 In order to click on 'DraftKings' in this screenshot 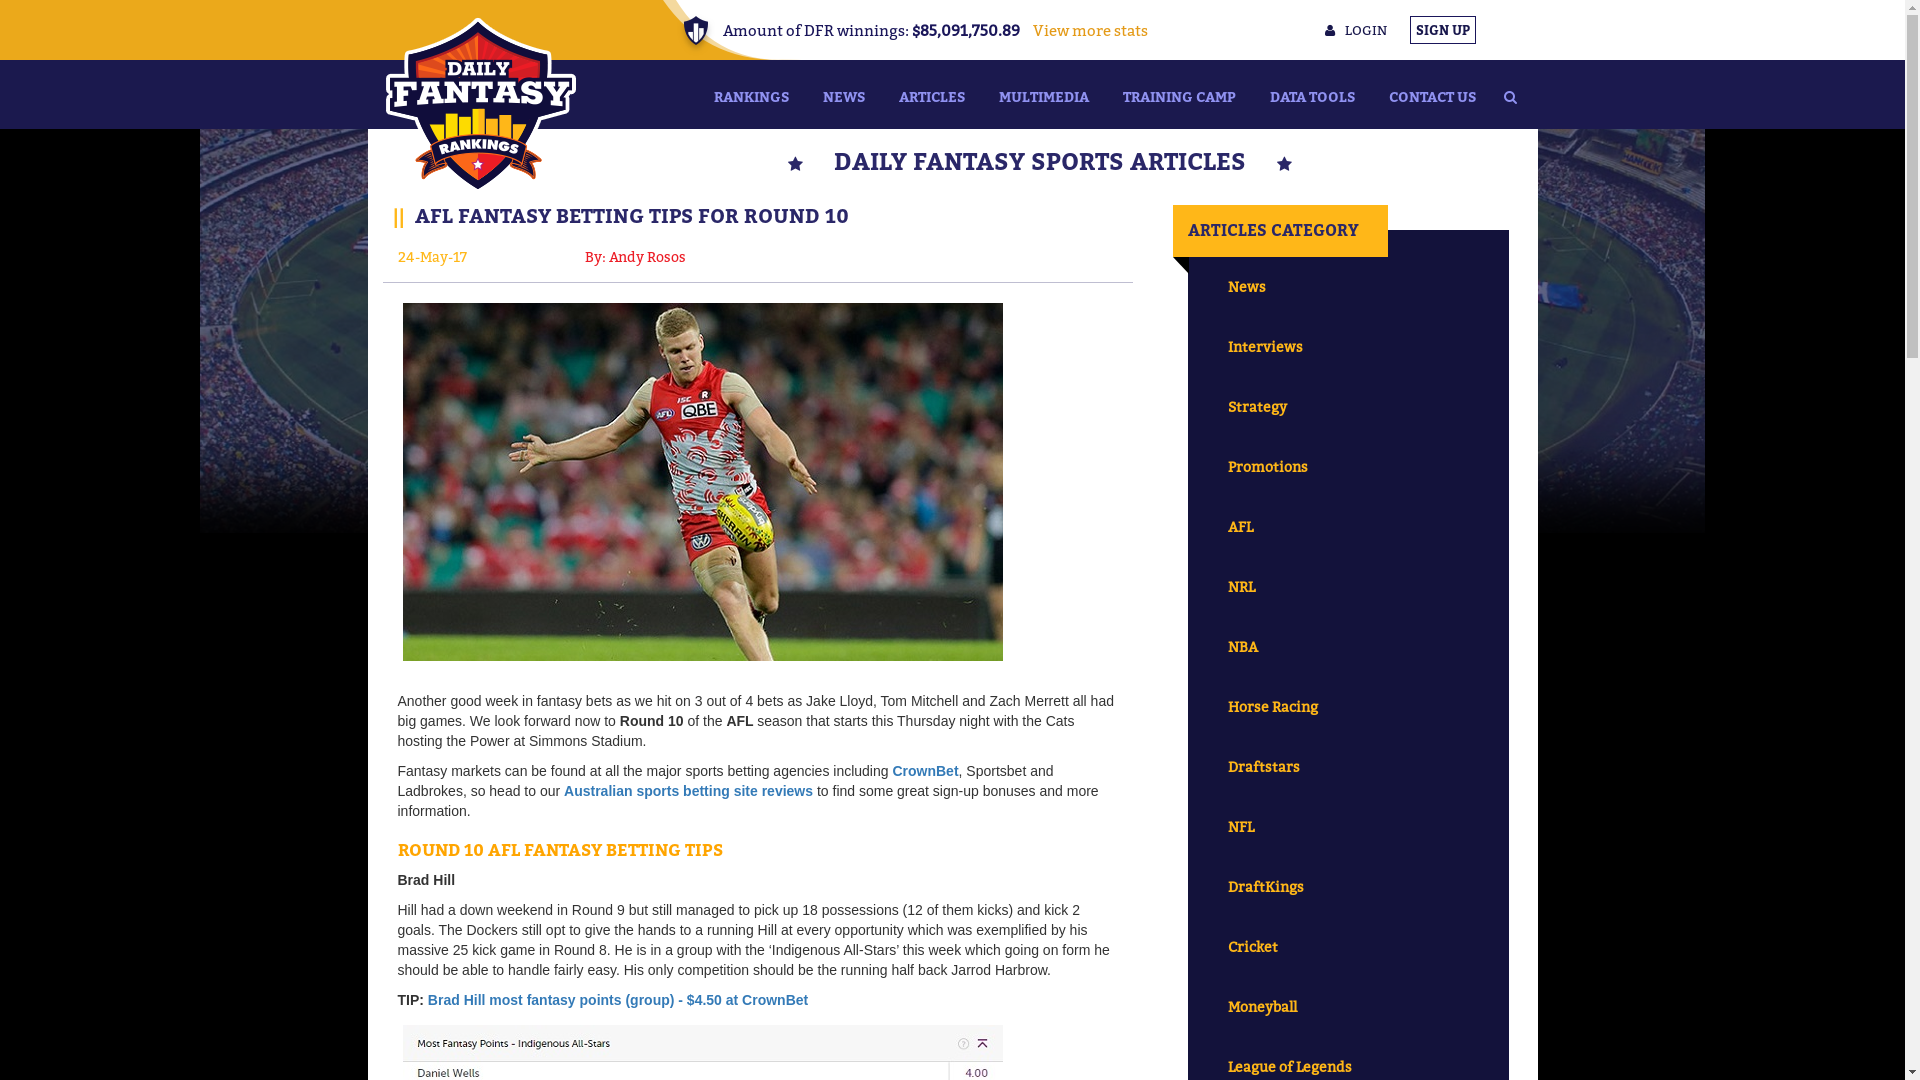, I will do `click(1348, 886)`.